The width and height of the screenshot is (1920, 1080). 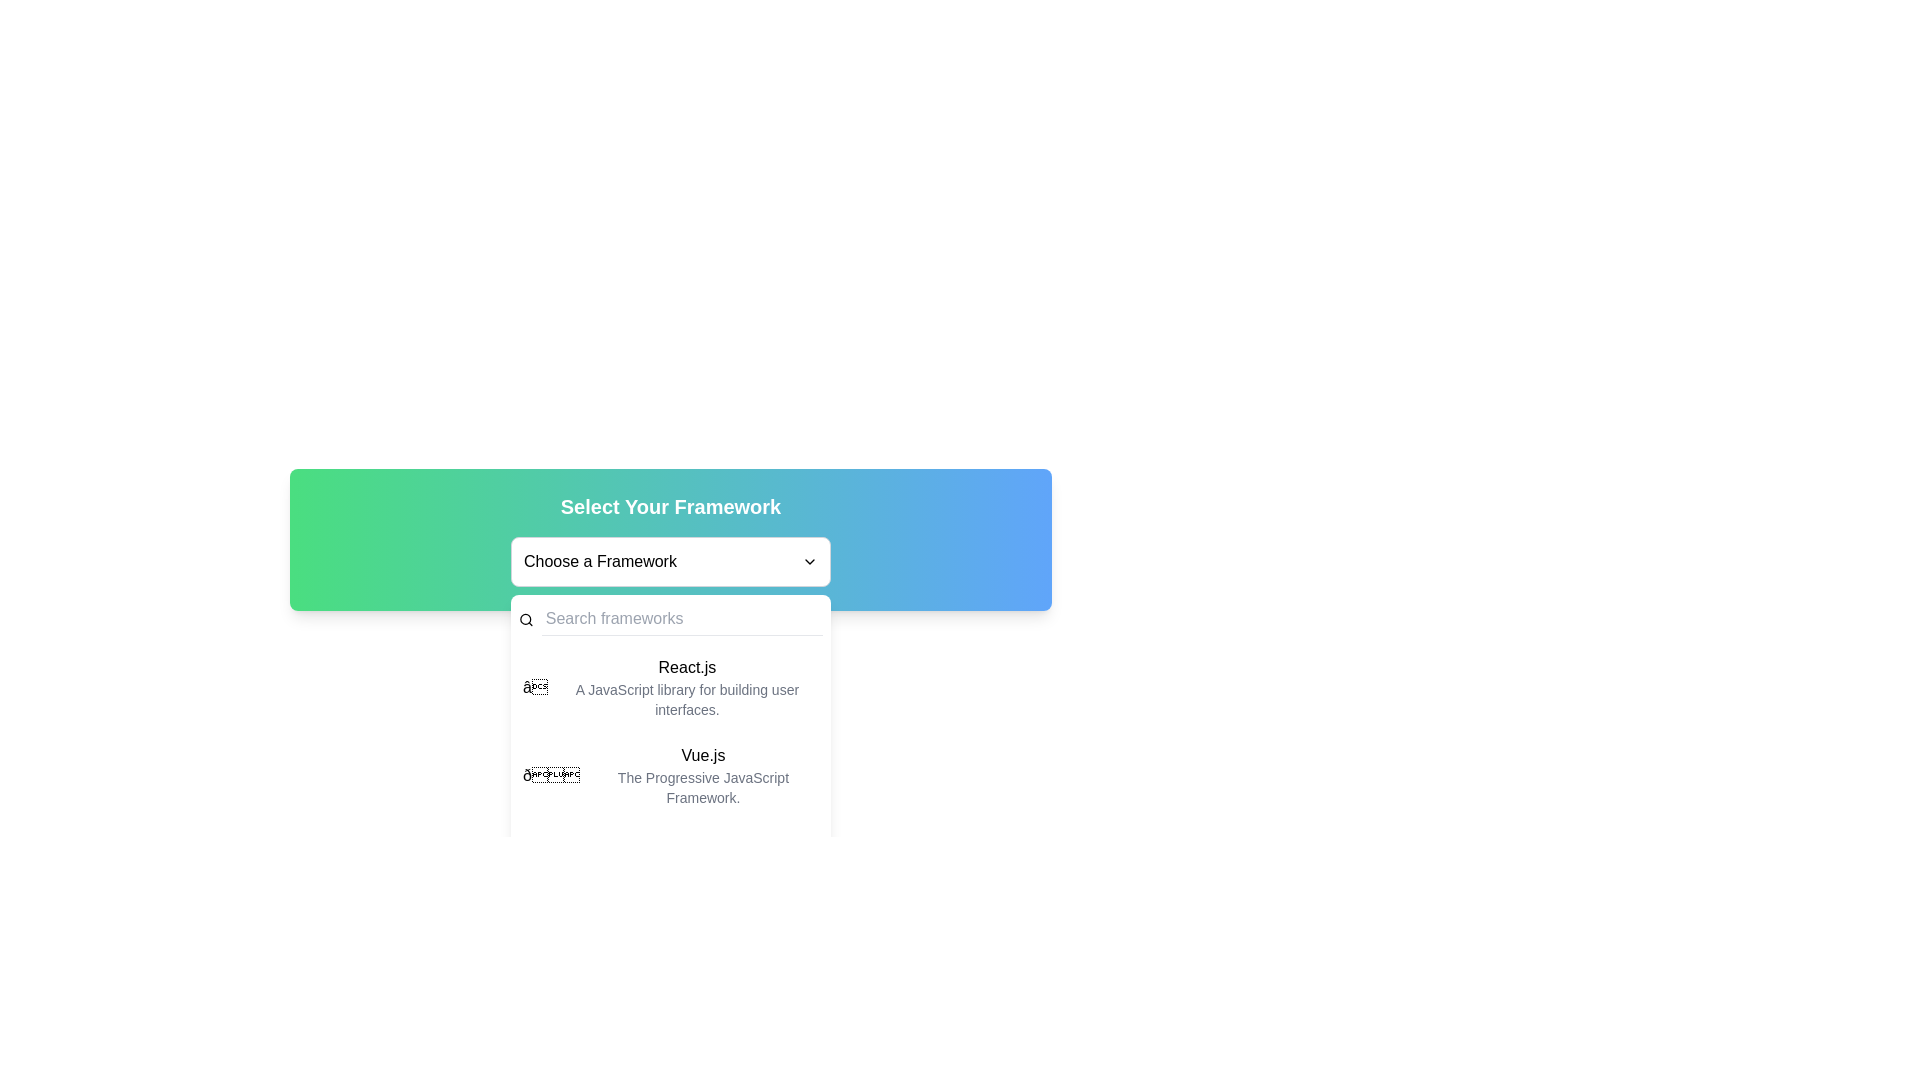 What do you see at coordinates (551, 774) in the screenshot?
I see `the Unicode emoji '🌟' which is styled with a class 'mr-2' and is positioned at the beginning of the row containing 'Vue.js'` at bounding box center [551, 774].